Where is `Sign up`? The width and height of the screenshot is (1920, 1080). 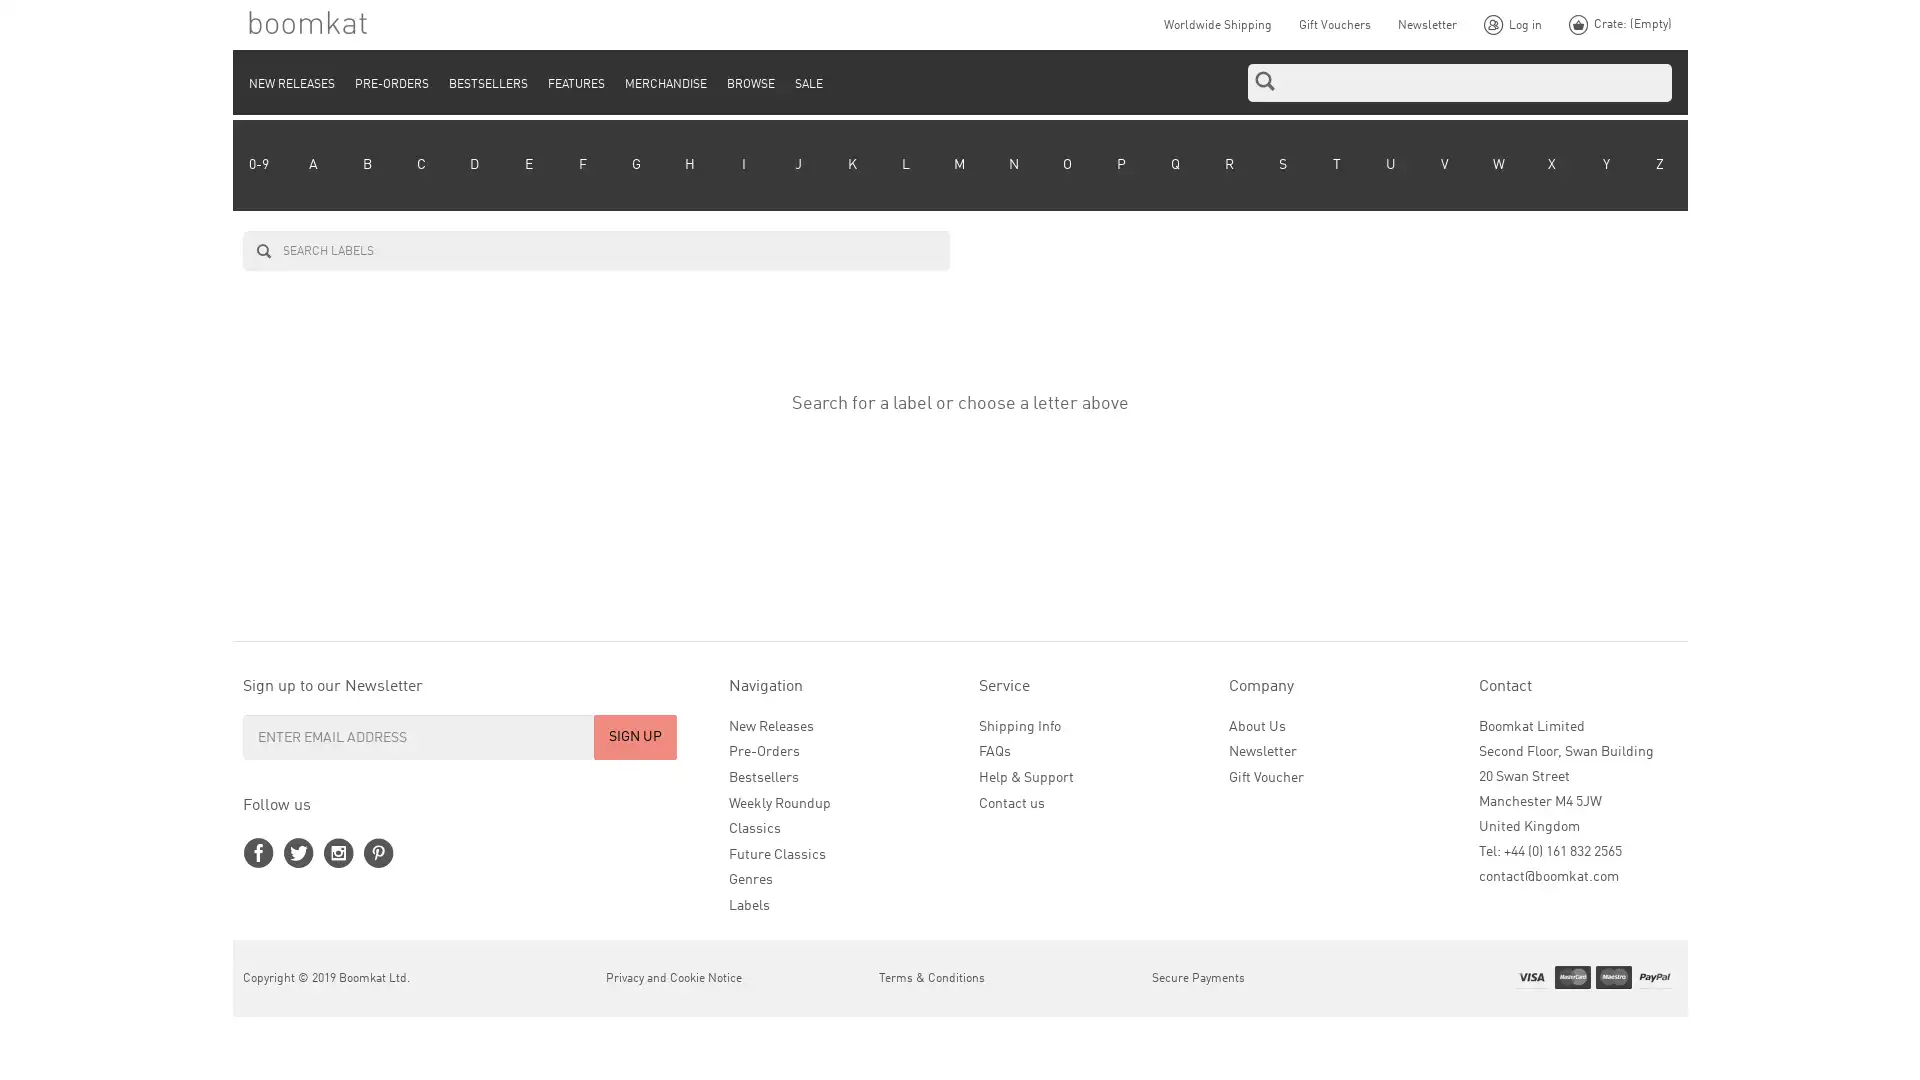 Sign up is located at coordinates (634, 736).